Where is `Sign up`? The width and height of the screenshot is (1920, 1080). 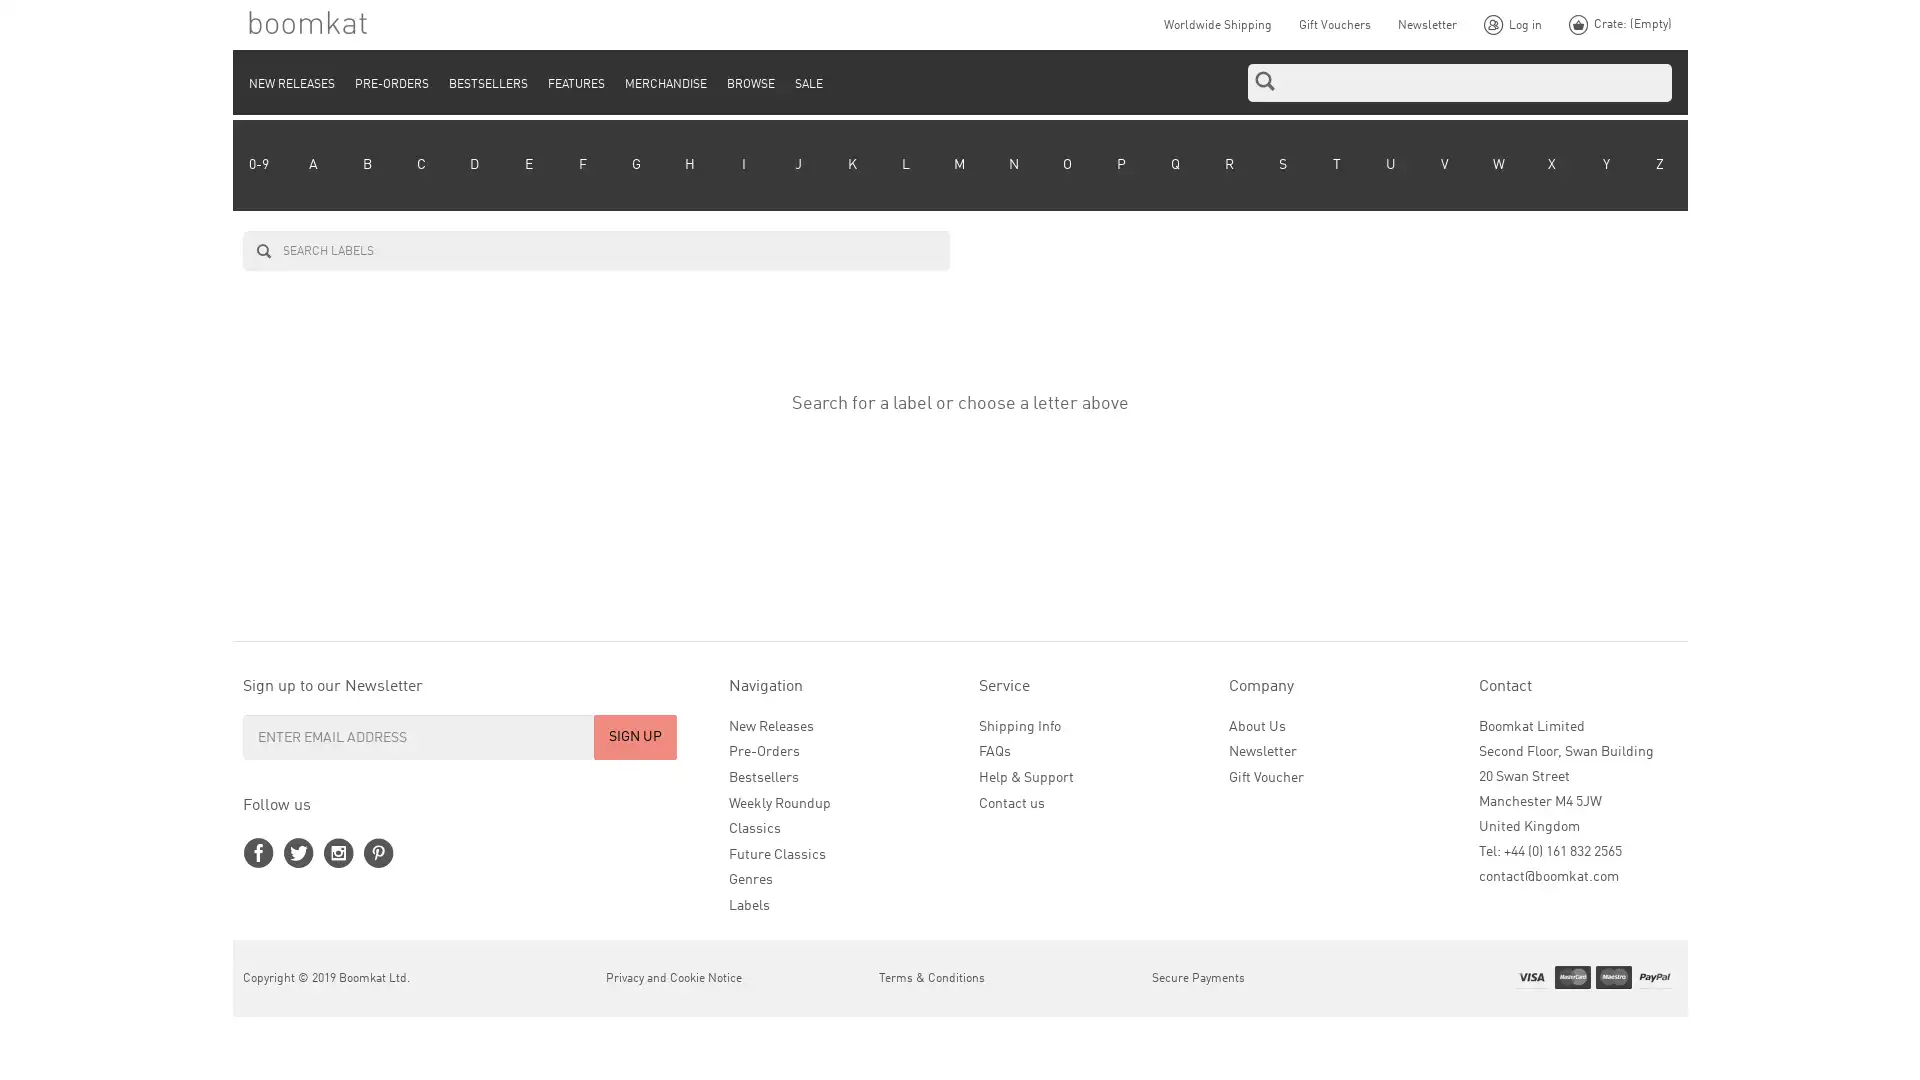 Sign up is located at coordinates (634, 736).